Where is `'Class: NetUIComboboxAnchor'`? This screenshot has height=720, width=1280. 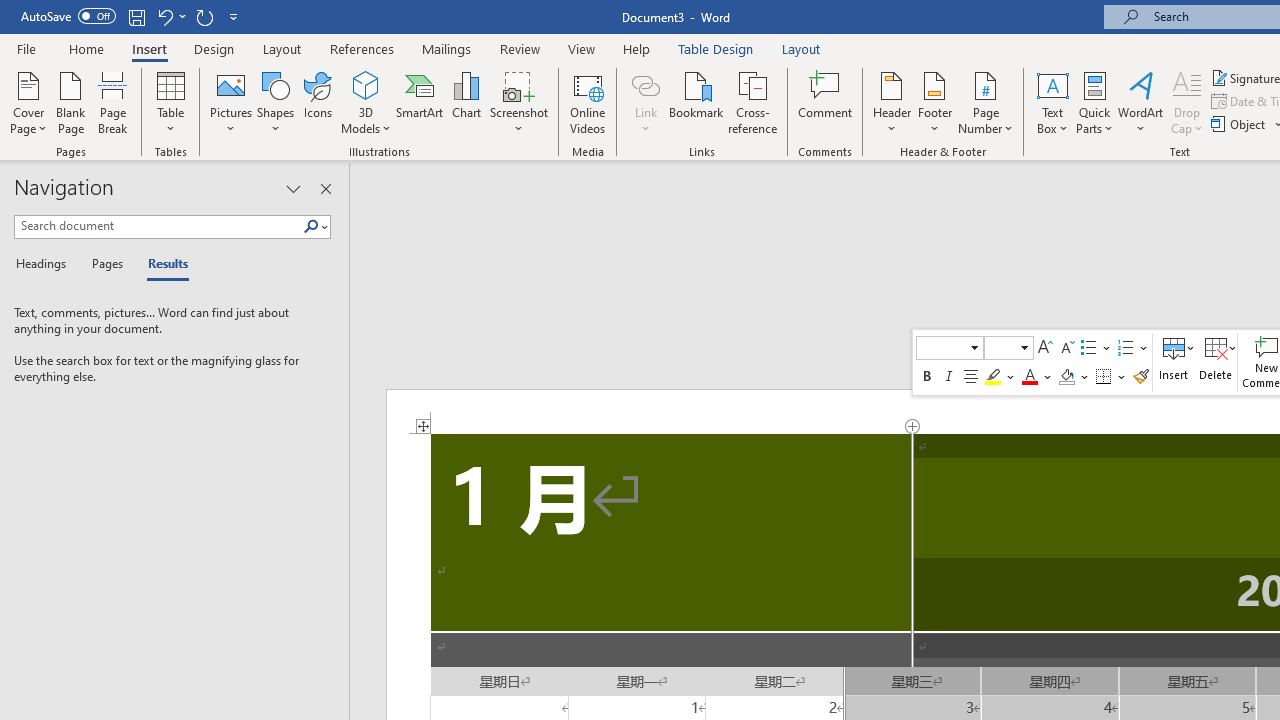
'Class: NetUIComboboxAnchor' is located at coordinates (1009, 347).